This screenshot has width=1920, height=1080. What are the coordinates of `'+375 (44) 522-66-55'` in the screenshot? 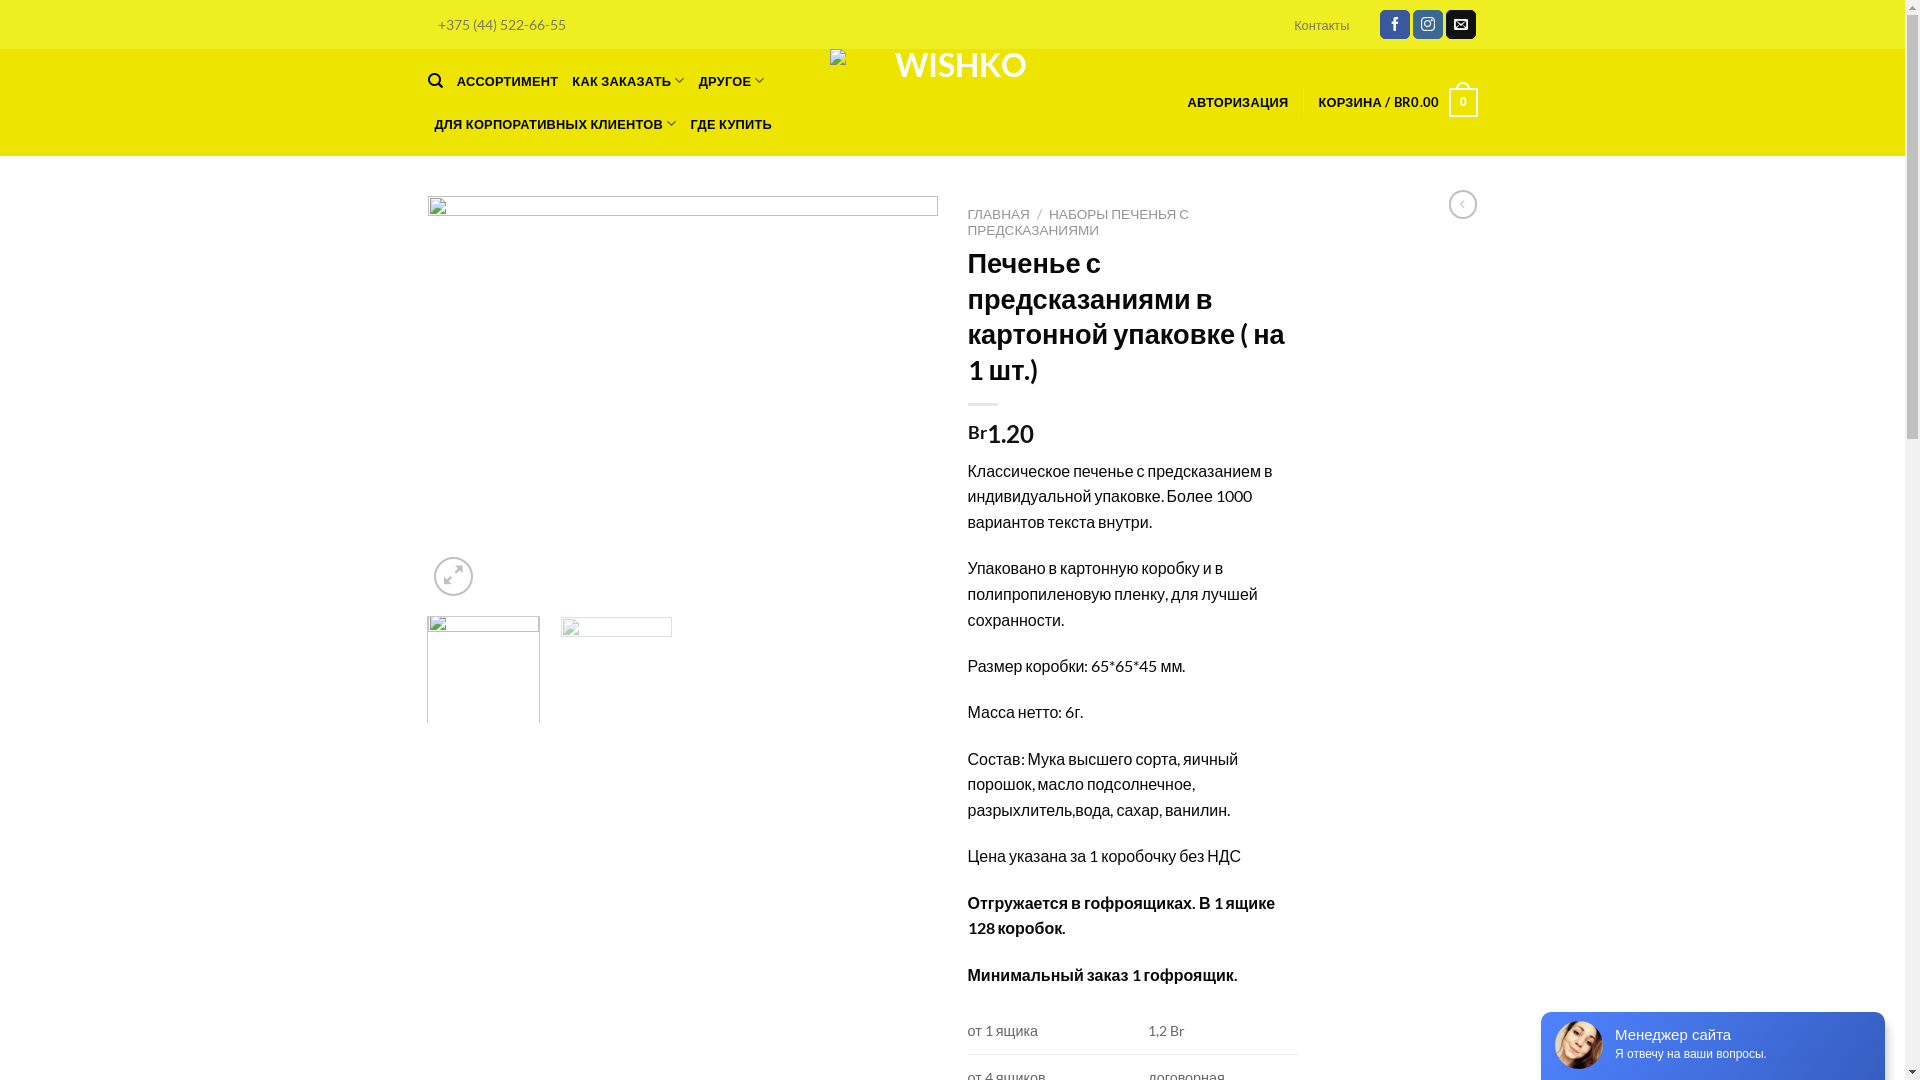 It's located at (502, 24).